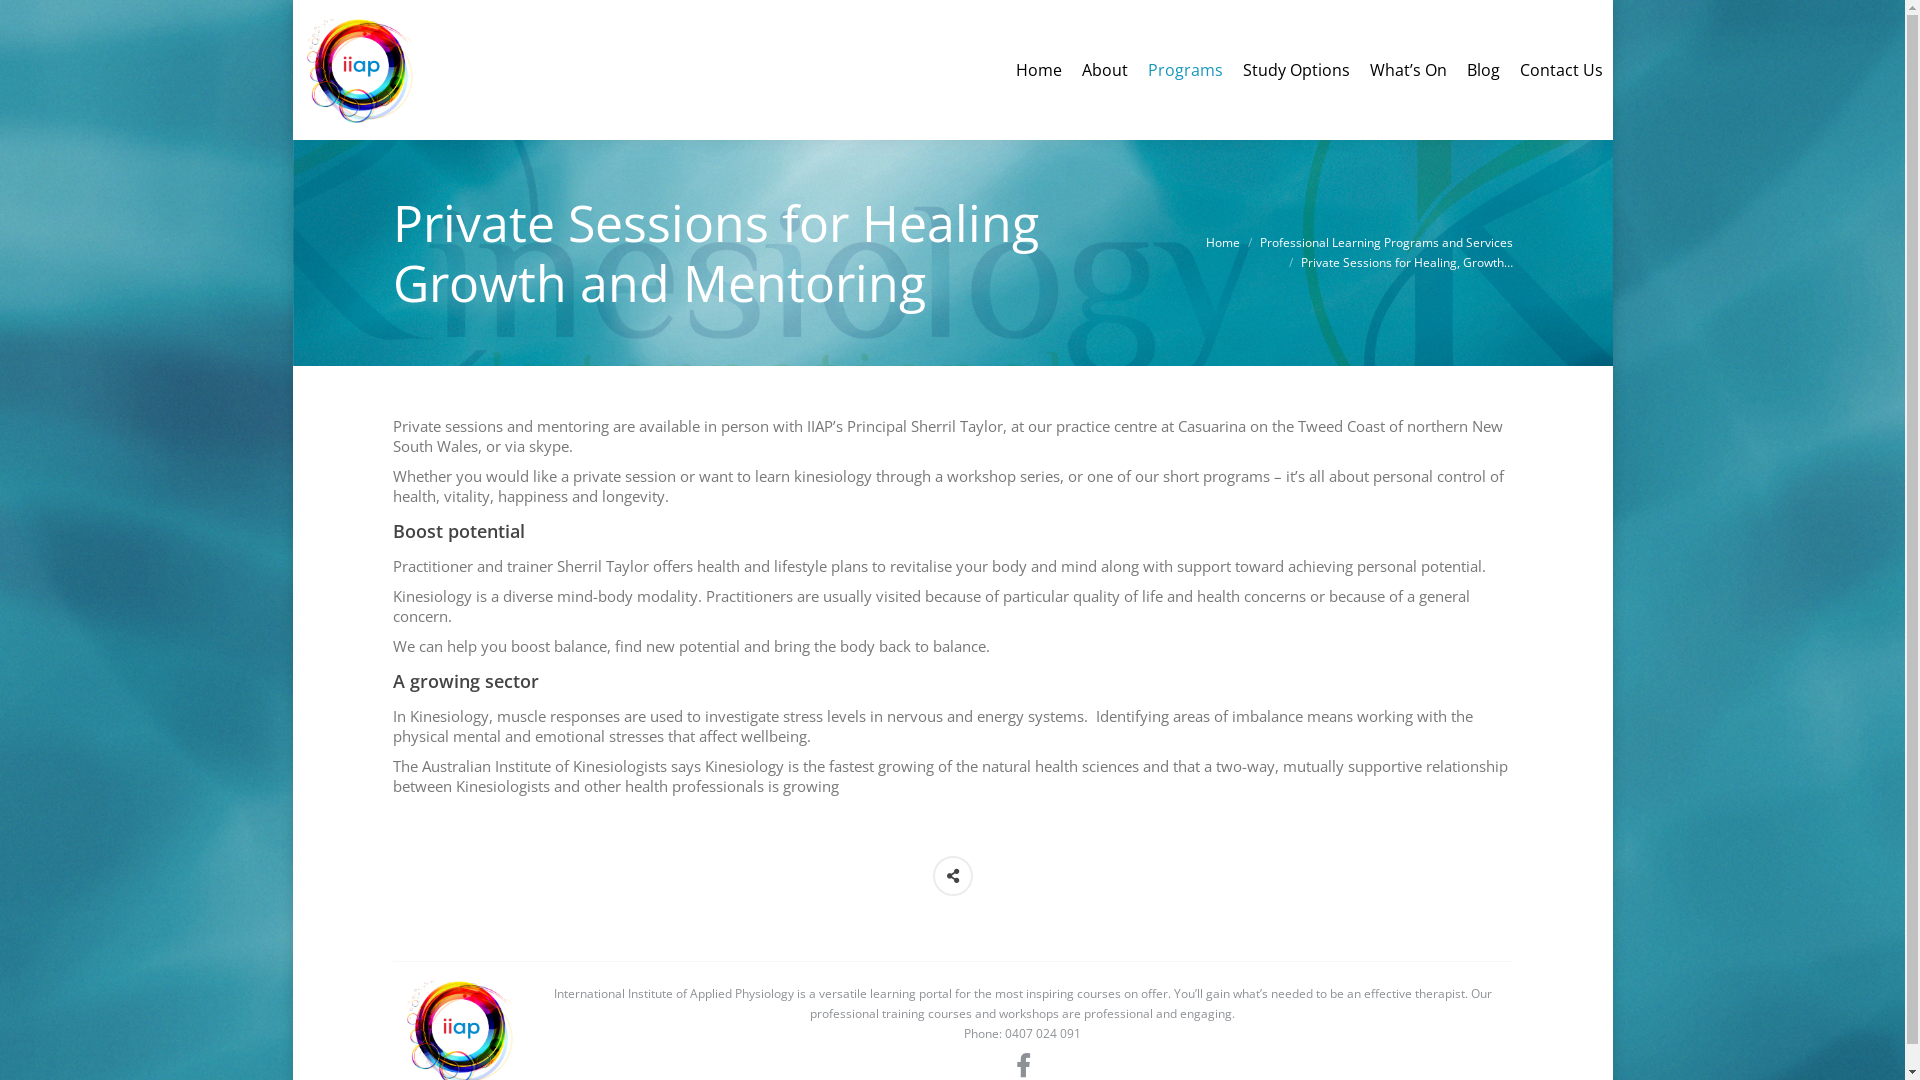 The height and width of the screenshot is (1080, 1920). What do you see at coordinates (1482, 68) in the screenshot?
I see `'Blog'` at bounding box center [1482, 68].